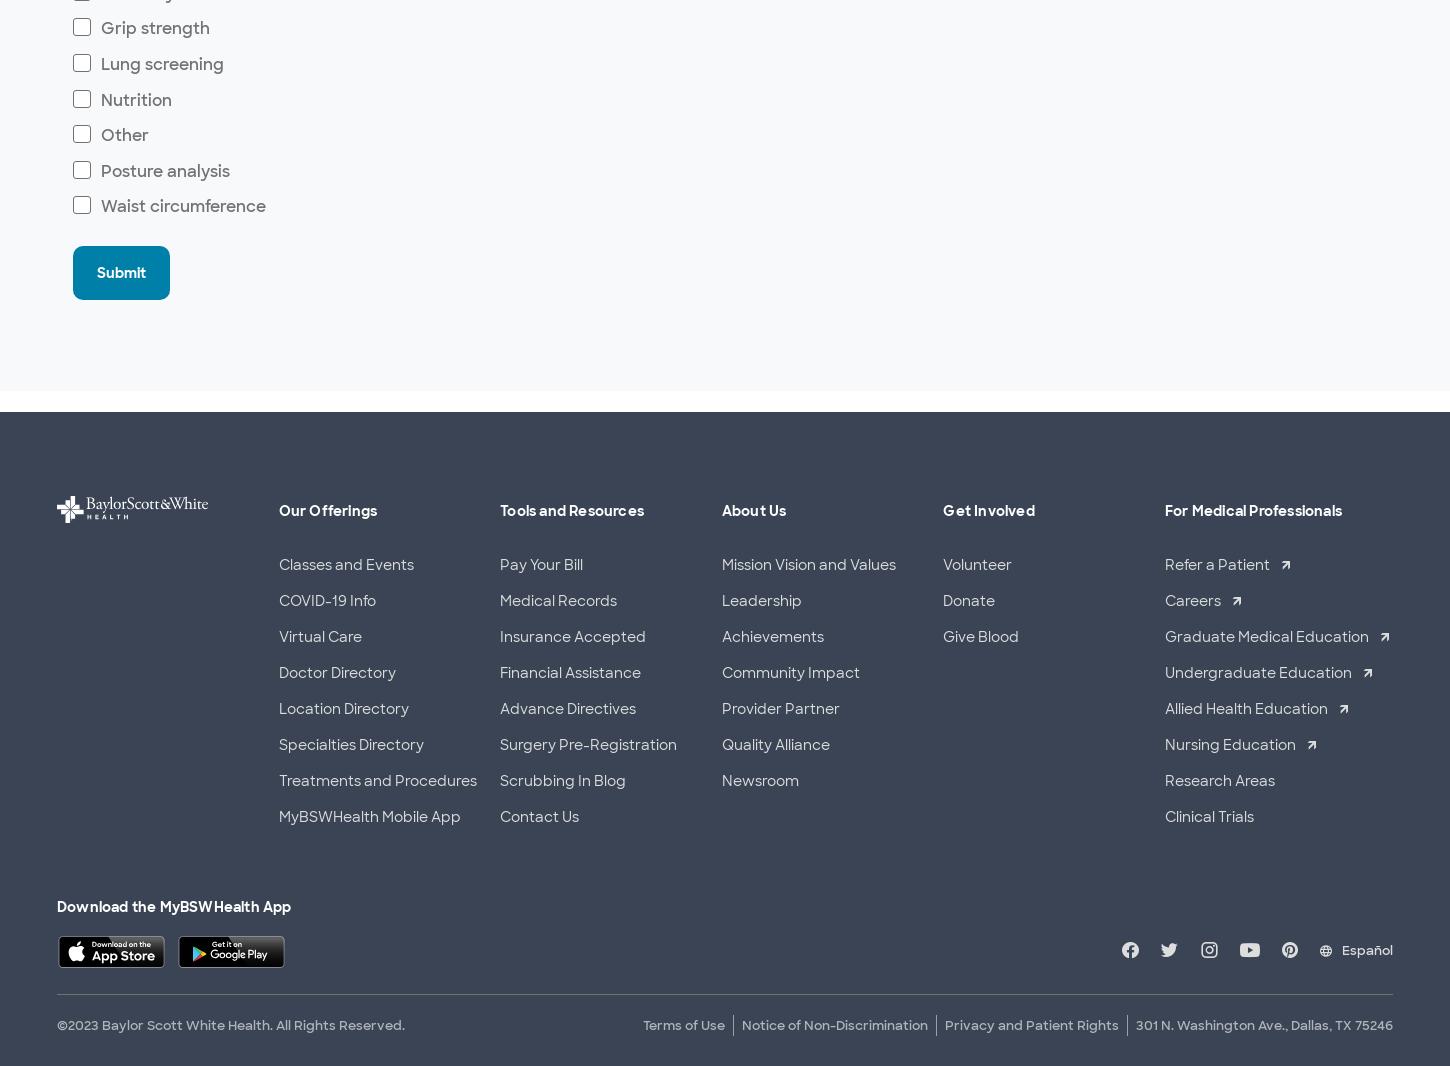  I want to click on 'Nutrition', so click(135, 98).